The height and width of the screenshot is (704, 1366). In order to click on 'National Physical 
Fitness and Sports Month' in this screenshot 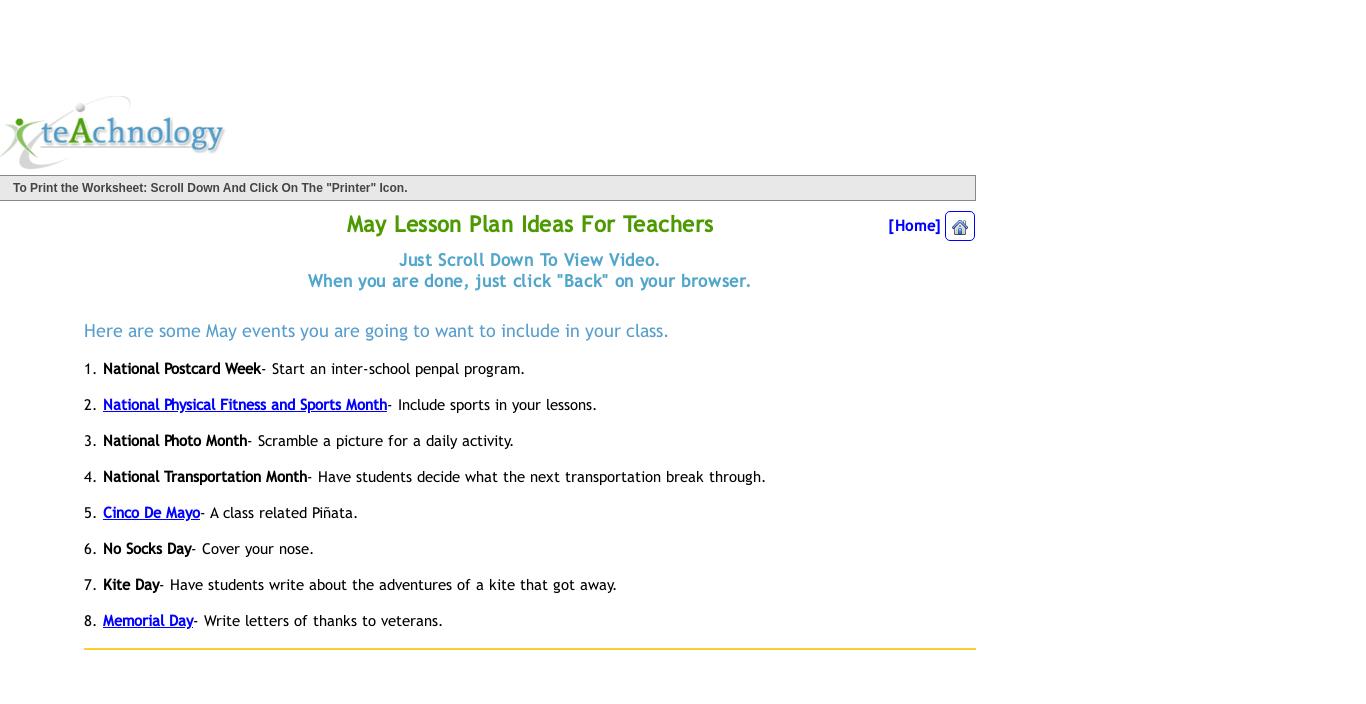, I will do `click(102, 402)`.